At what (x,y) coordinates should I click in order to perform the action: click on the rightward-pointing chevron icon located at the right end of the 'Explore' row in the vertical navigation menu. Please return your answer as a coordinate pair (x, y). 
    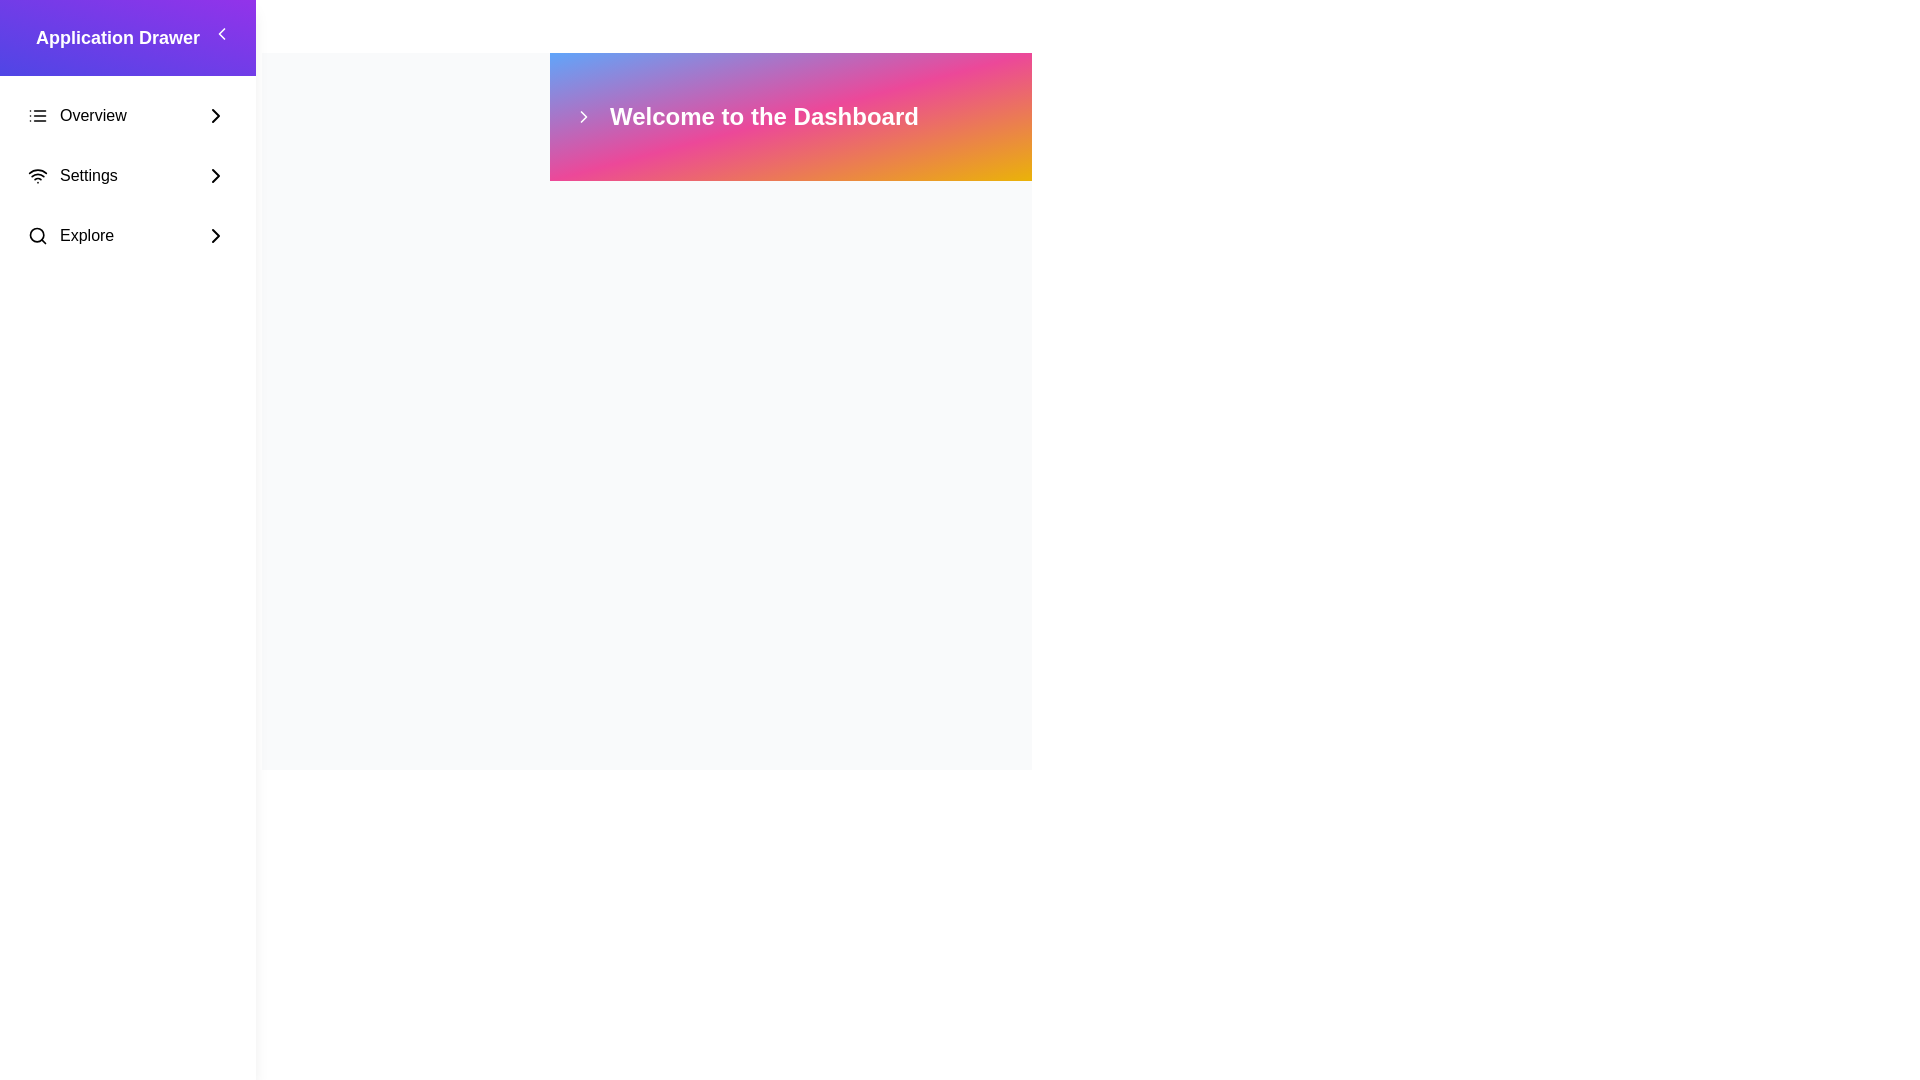
    Looking at the image, I should click on (216, 234).